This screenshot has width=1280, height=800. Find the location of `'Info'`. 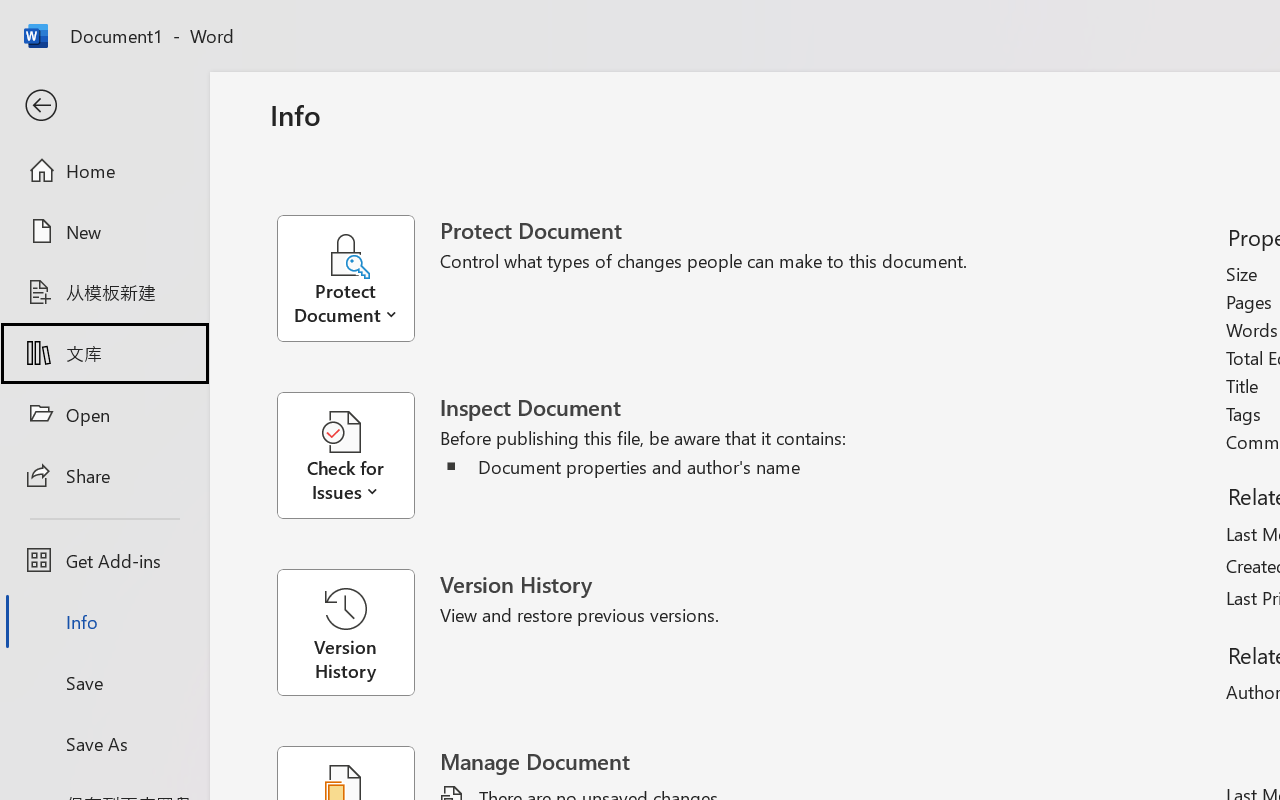

'Info' is located at coordinates (103, 621).